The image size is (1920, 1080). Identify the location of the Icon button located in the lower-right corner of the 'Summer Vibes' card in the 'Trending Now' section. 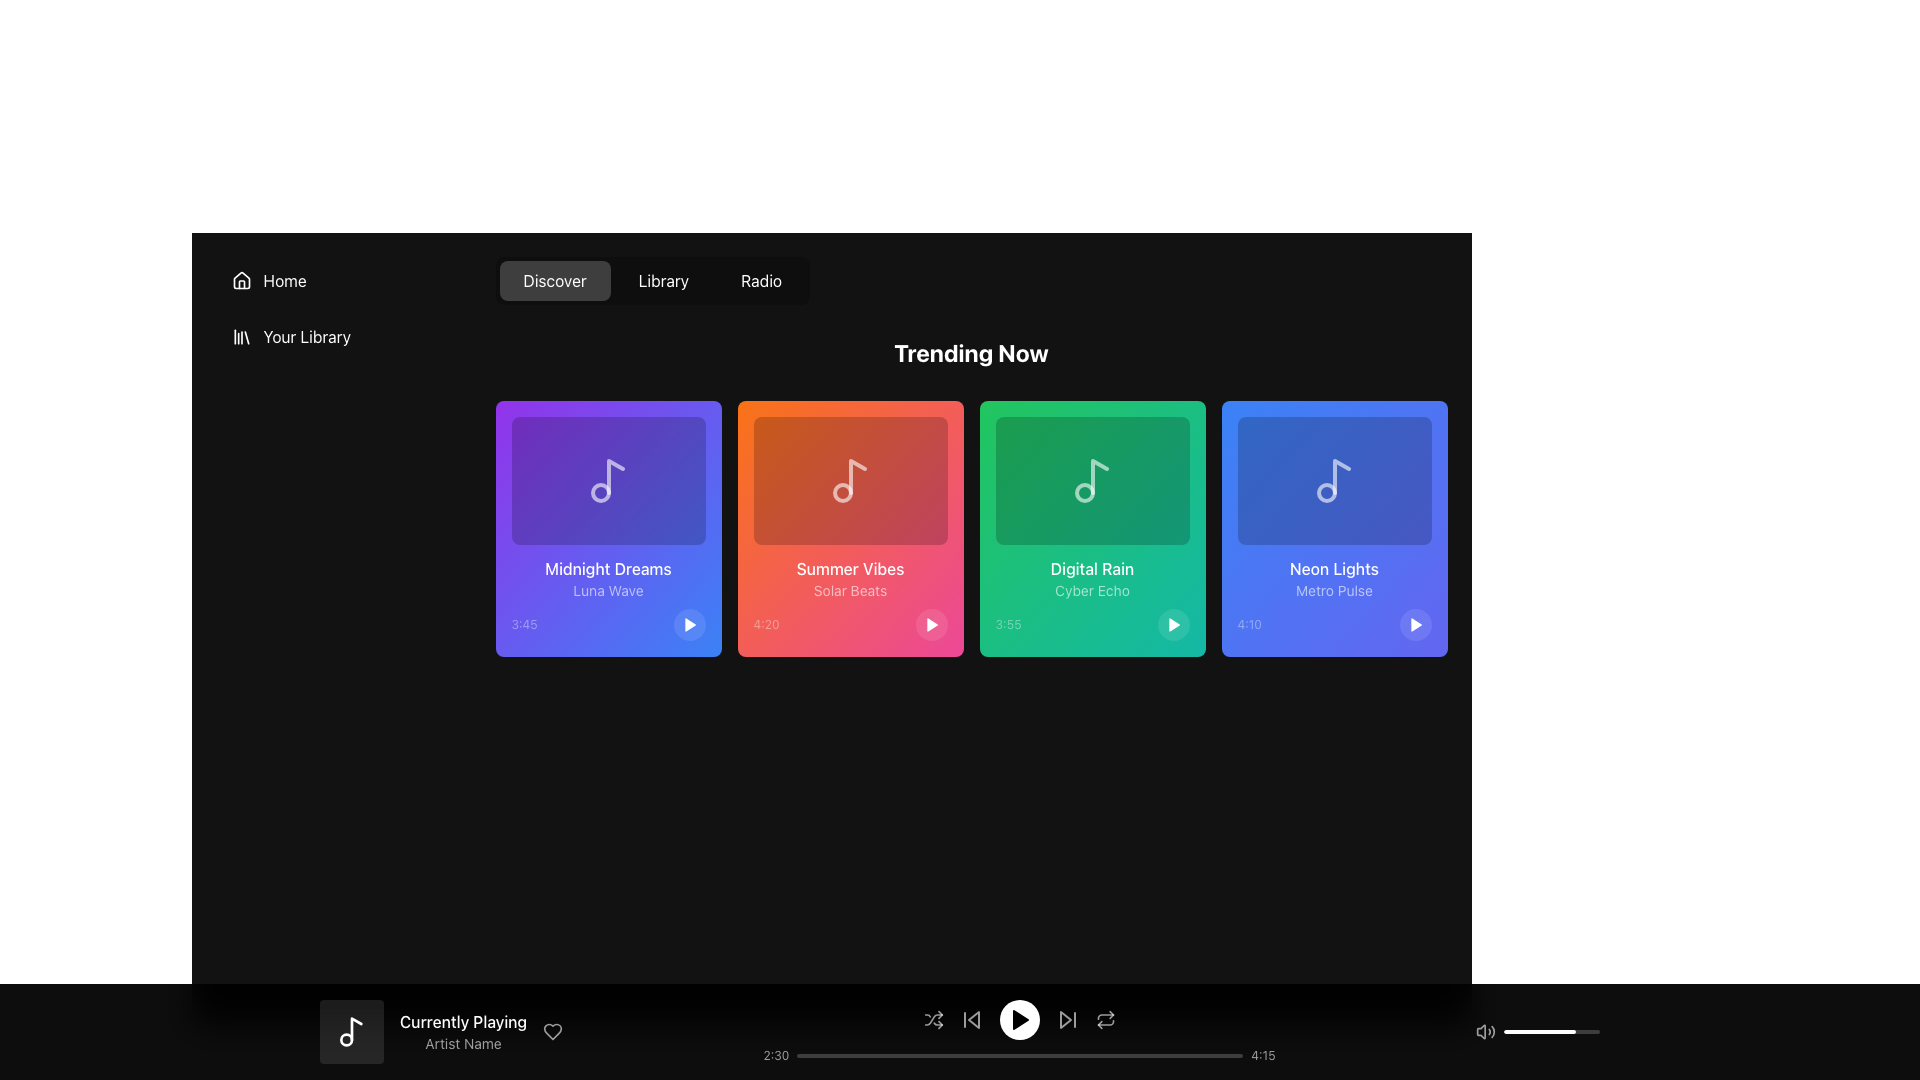
(931, 623).